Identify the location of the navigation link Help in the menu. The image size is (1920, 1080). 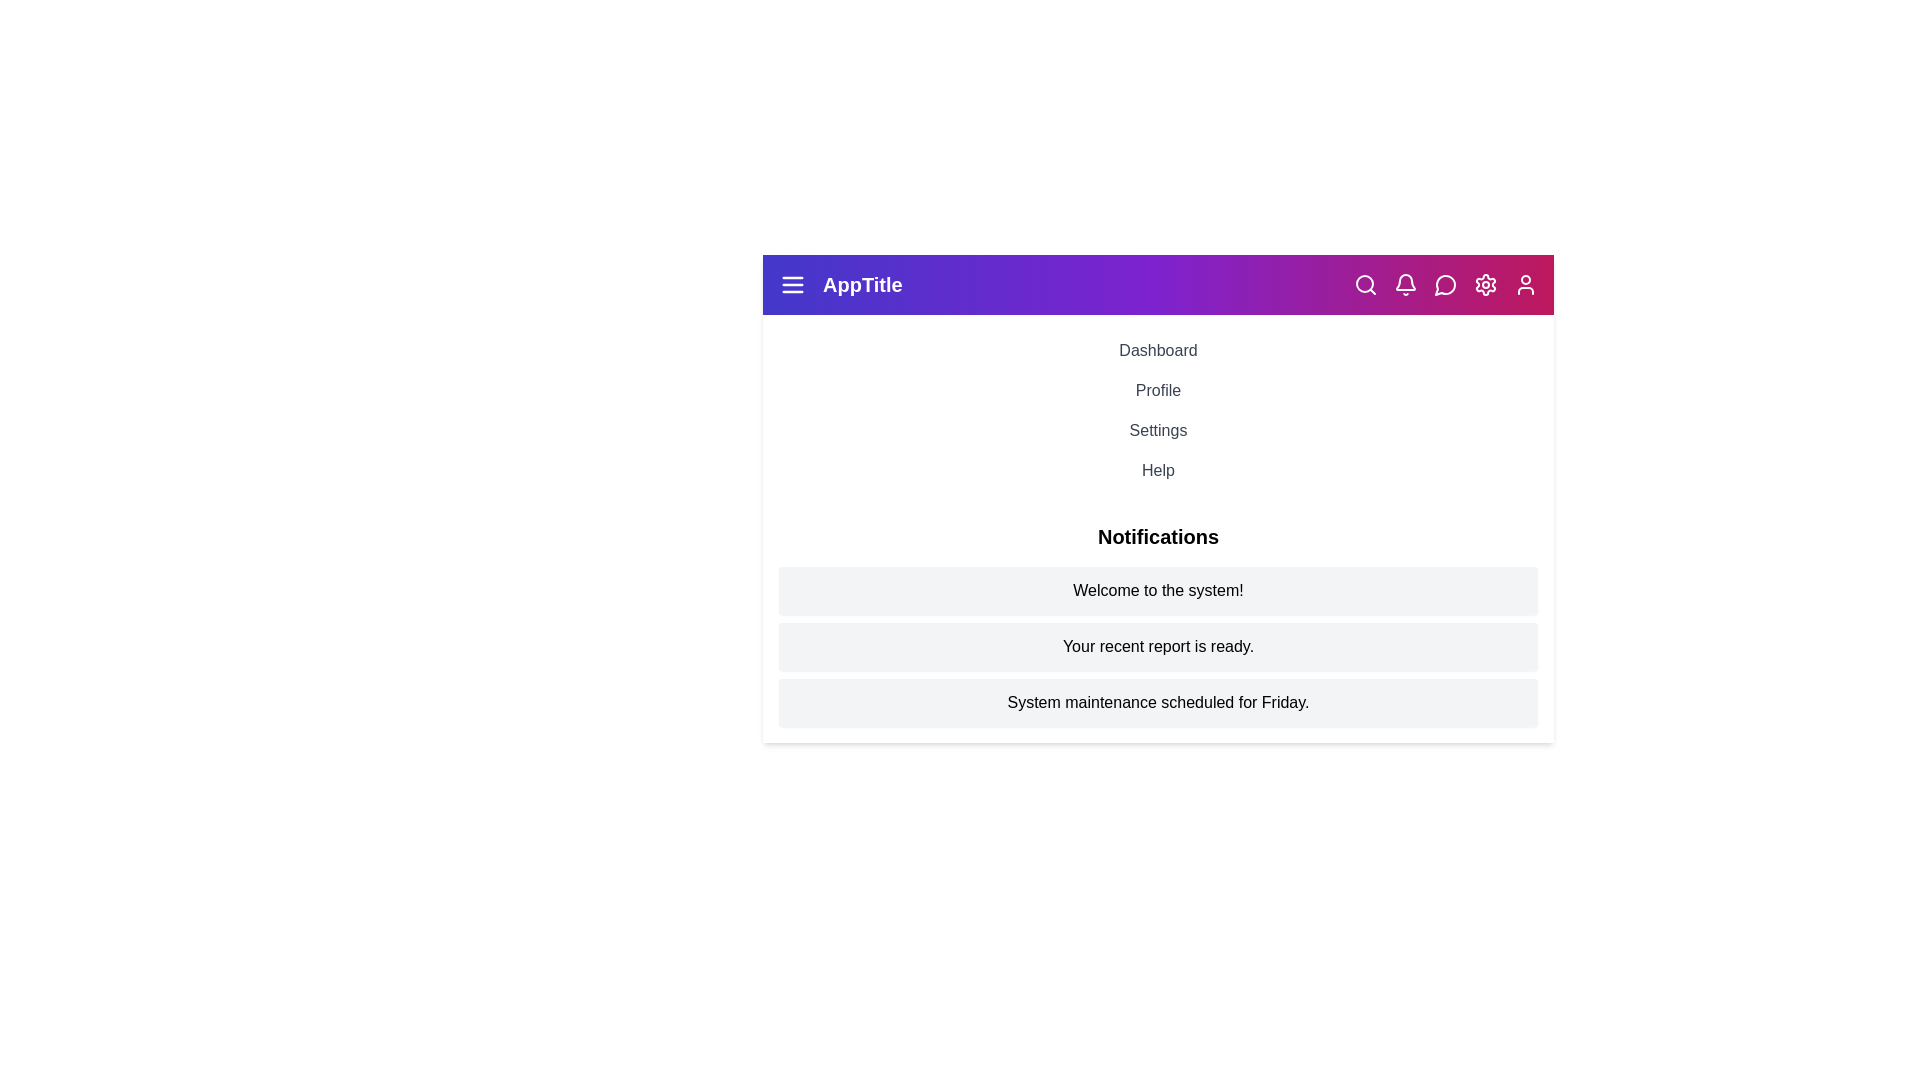
(1158, 470).